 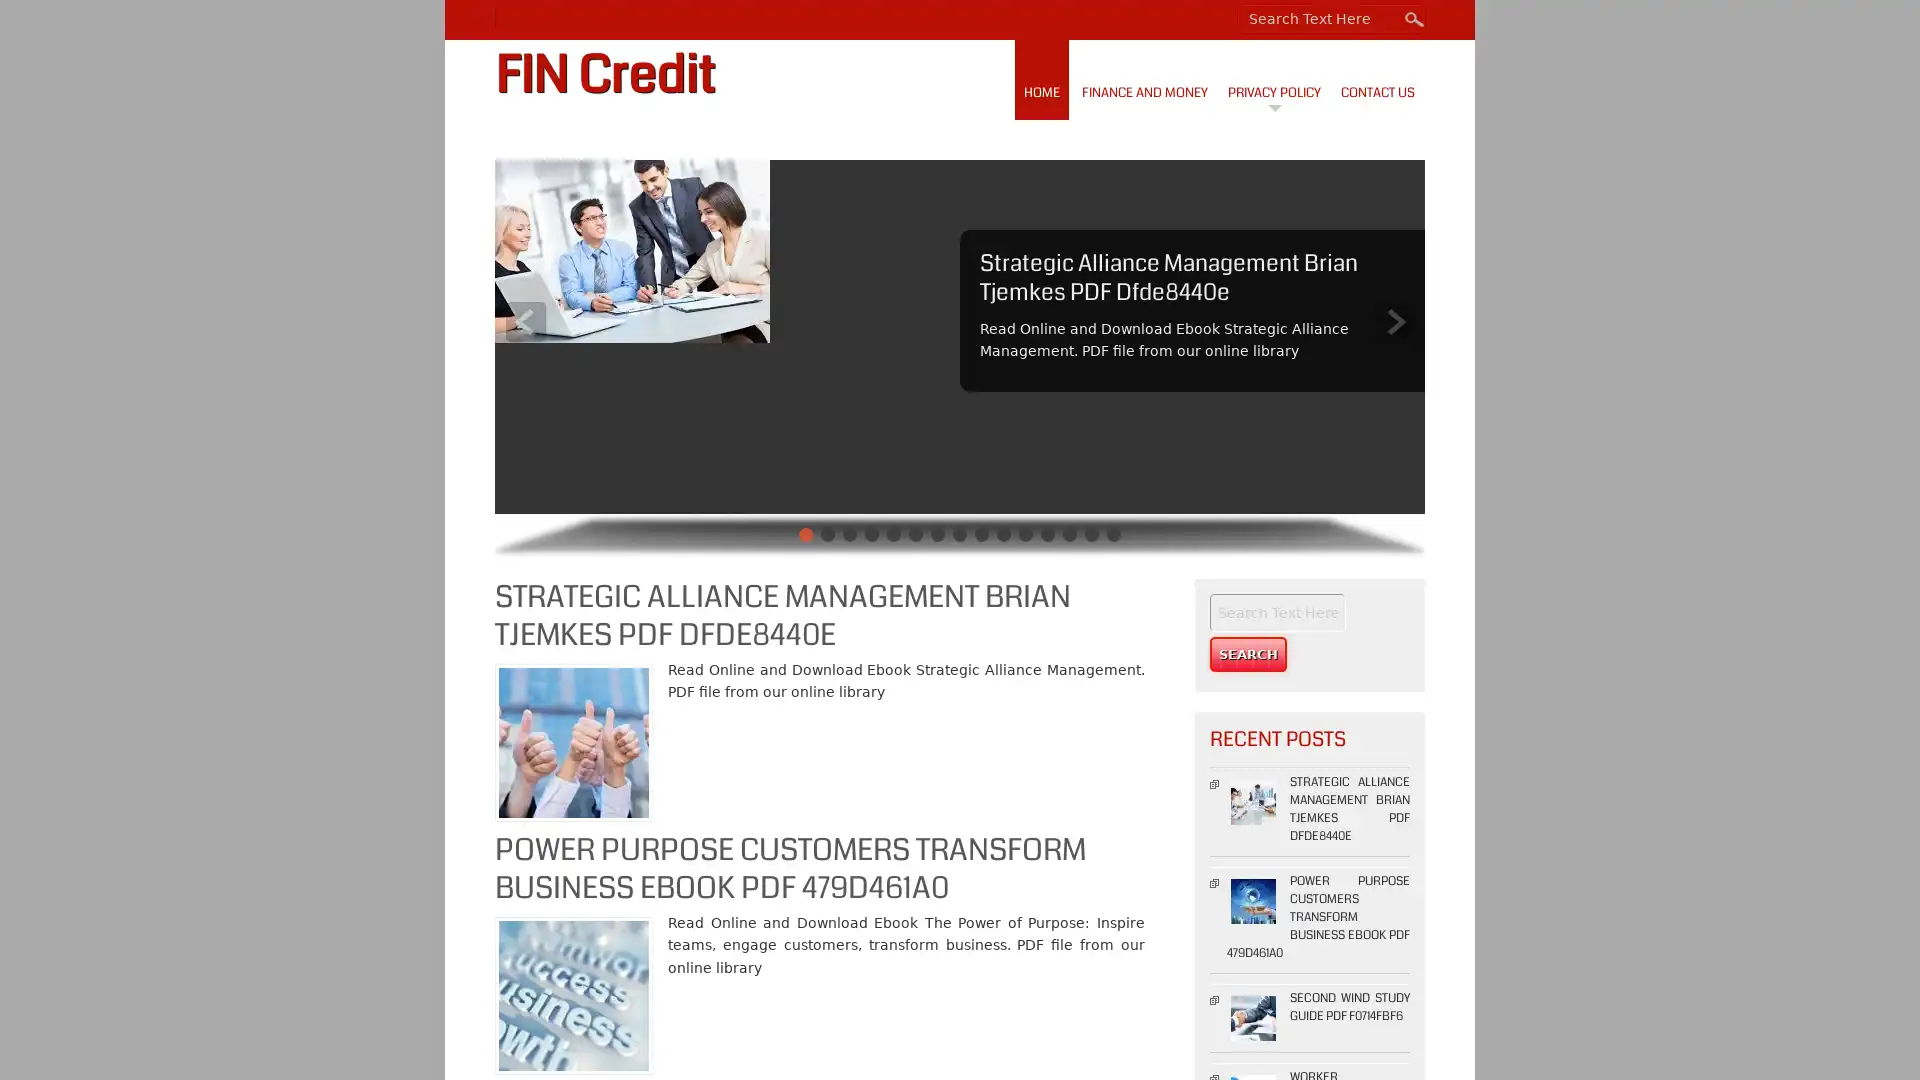 What do you see at coordinates (1247, 654) in the screenshot?
I see `Search` at bounding box center [1247, 654].